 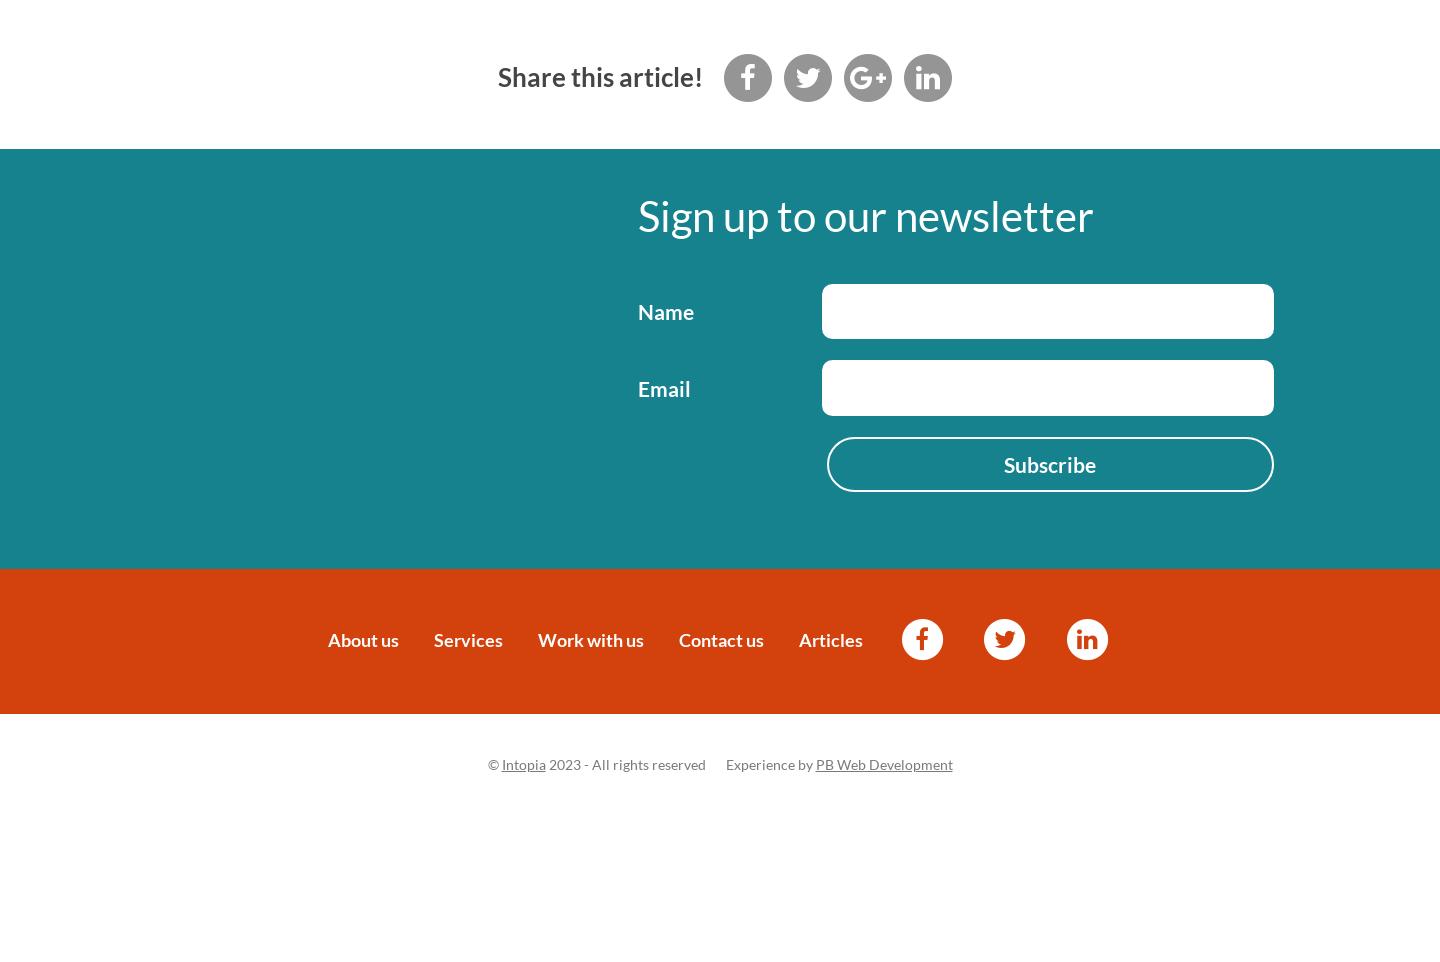 What do you see at coordinates (831, 638) in the screenshot?
I see `'Articles'` at bounding box center [831, 638].